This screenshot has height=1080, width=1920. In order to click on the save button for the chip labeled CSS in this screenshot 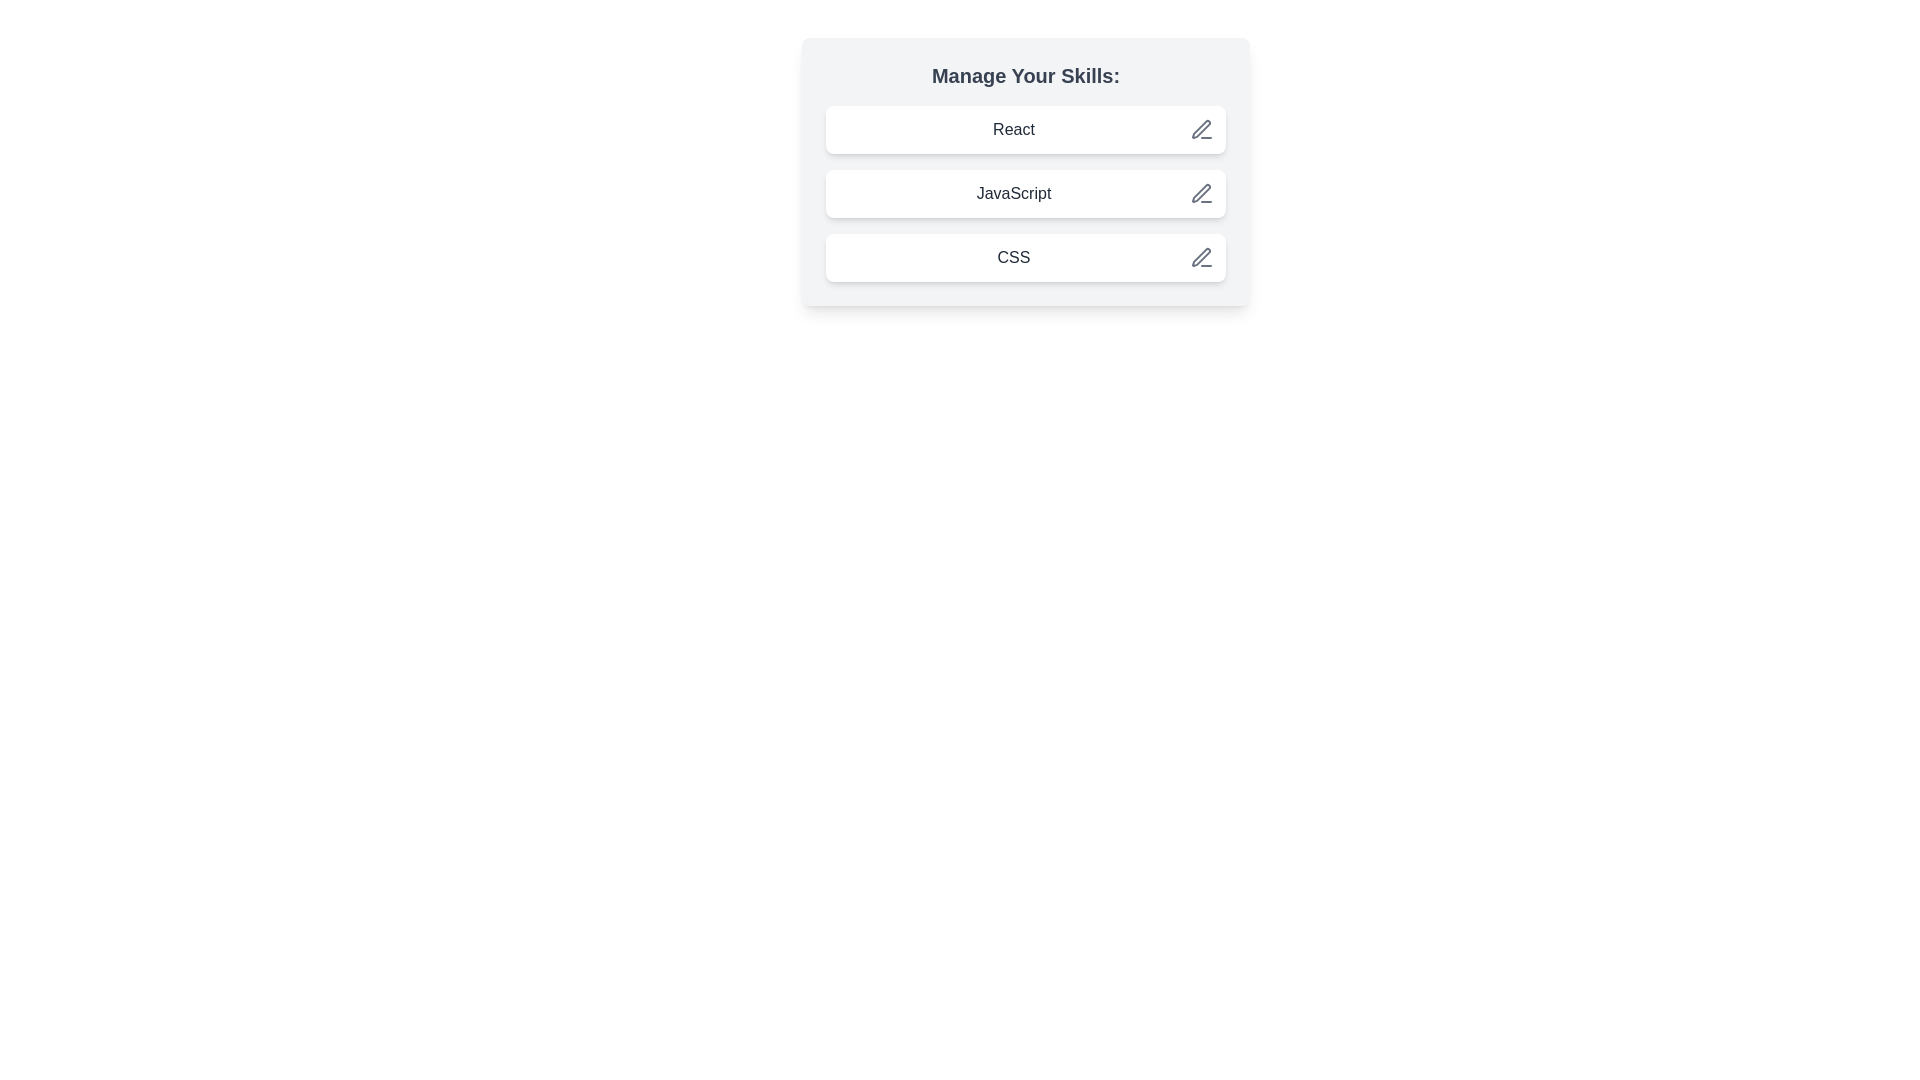, I will do `click(1200, 257)`.